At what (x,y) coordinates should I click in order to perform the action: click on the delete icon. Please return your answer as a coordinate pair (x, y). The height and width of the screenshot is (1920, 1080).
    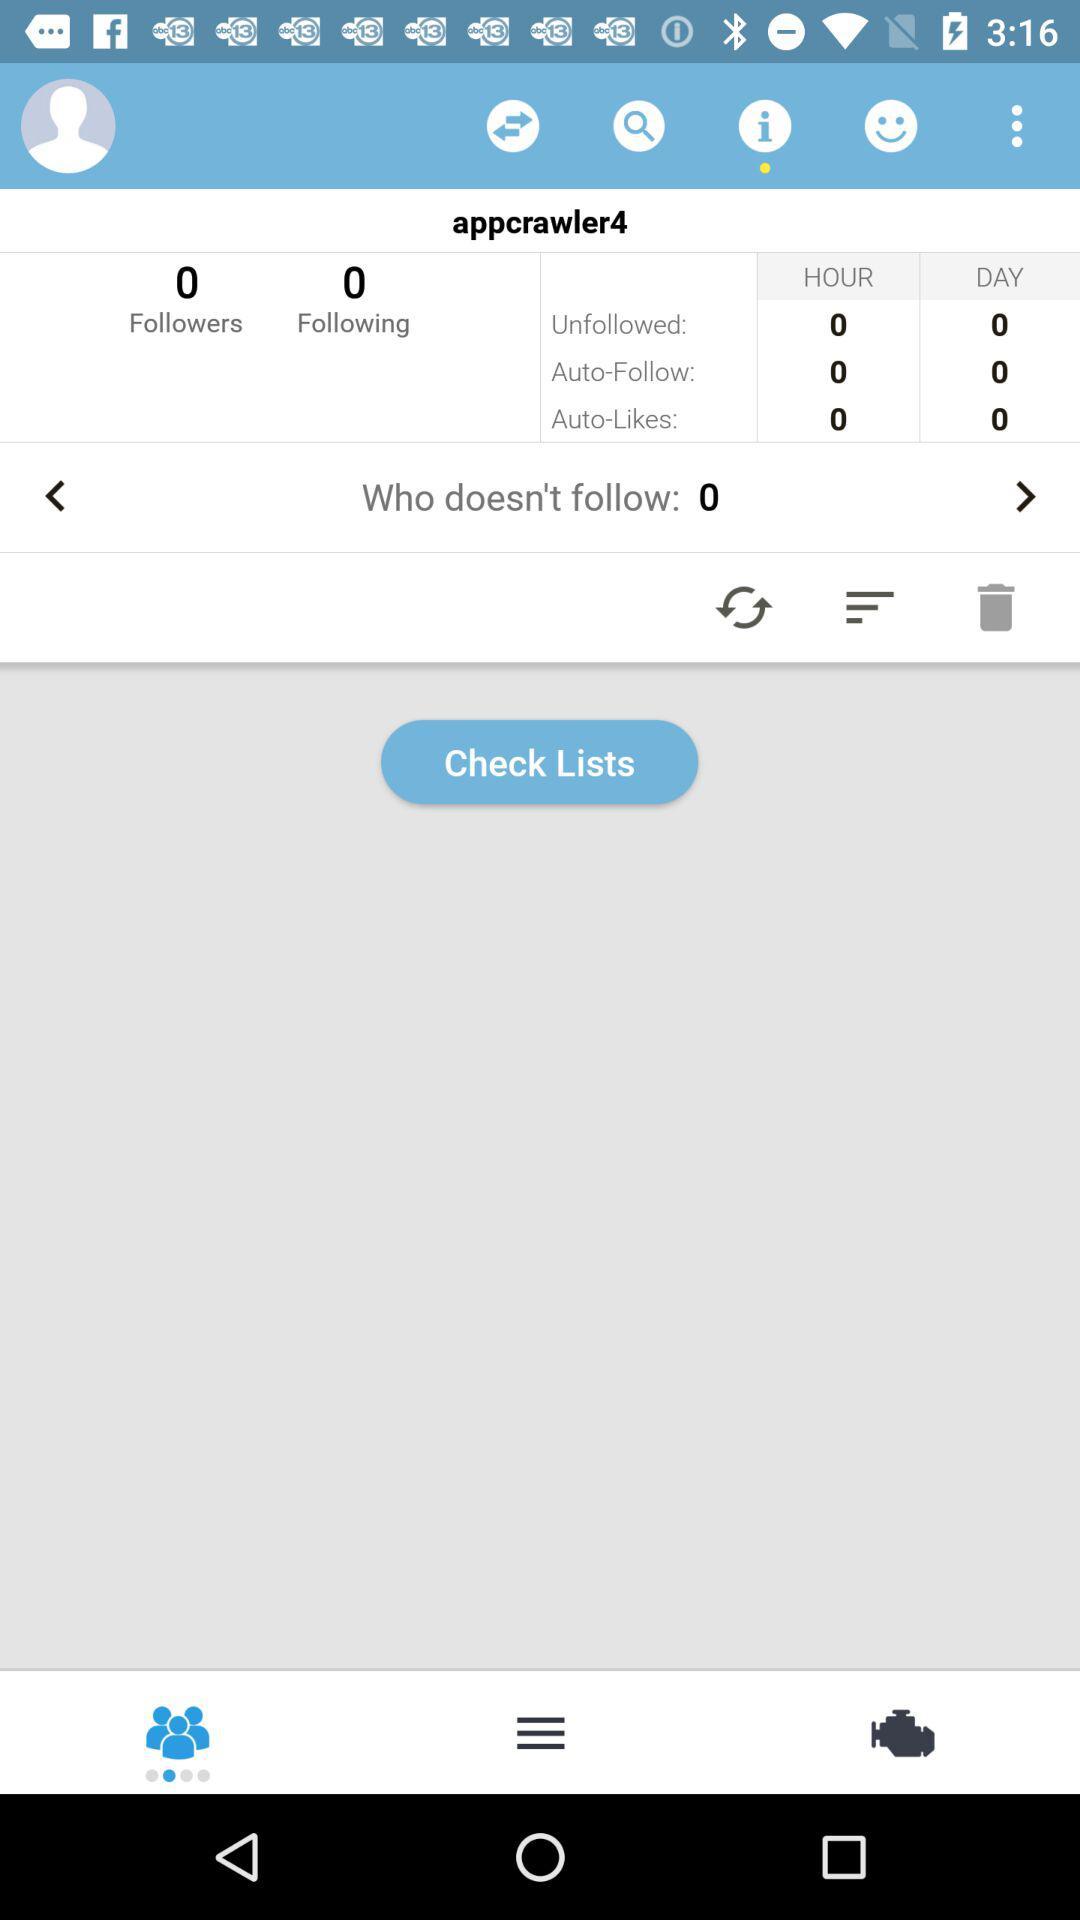
    Looking at the image, I should click on (995, 606).